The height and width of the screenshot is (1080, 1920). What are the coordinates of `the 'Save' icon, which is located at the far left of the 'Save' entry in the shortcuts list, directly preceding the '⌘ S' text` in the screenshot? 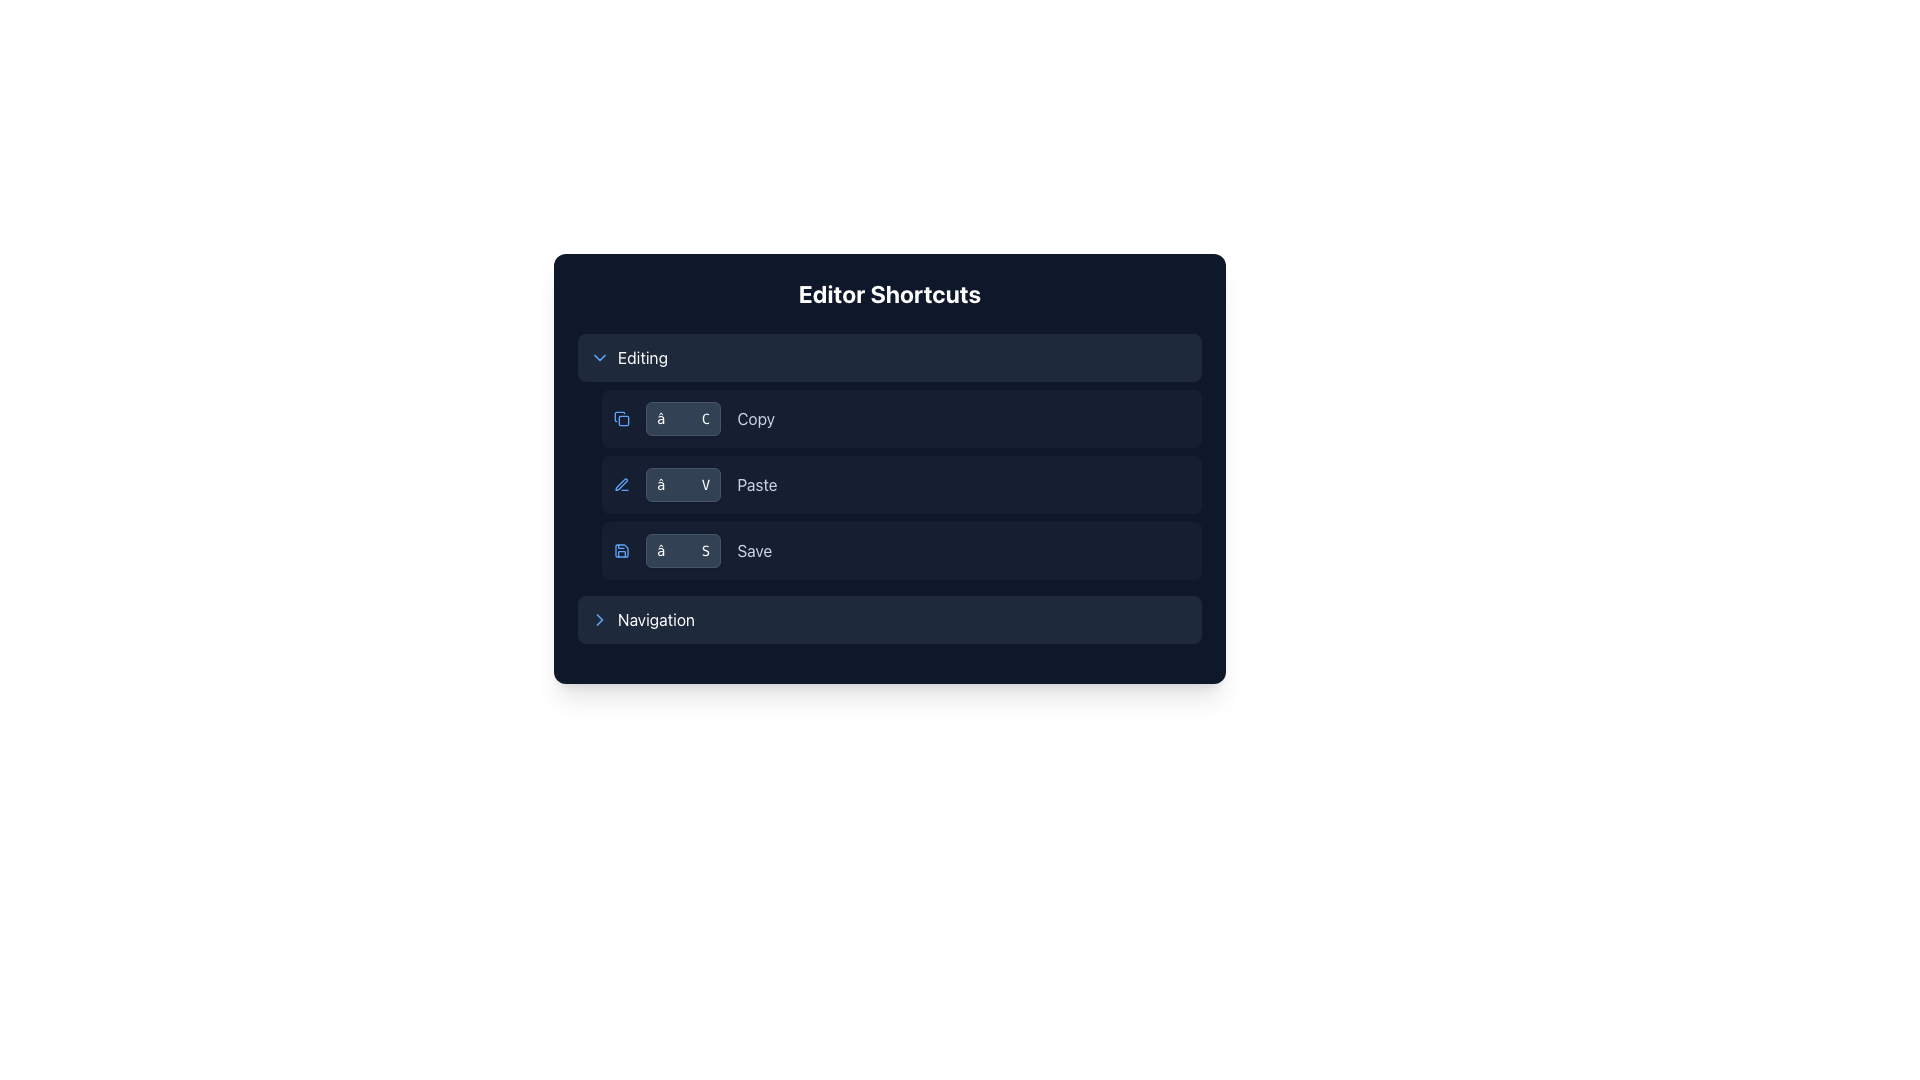 It's located at (621, 551).